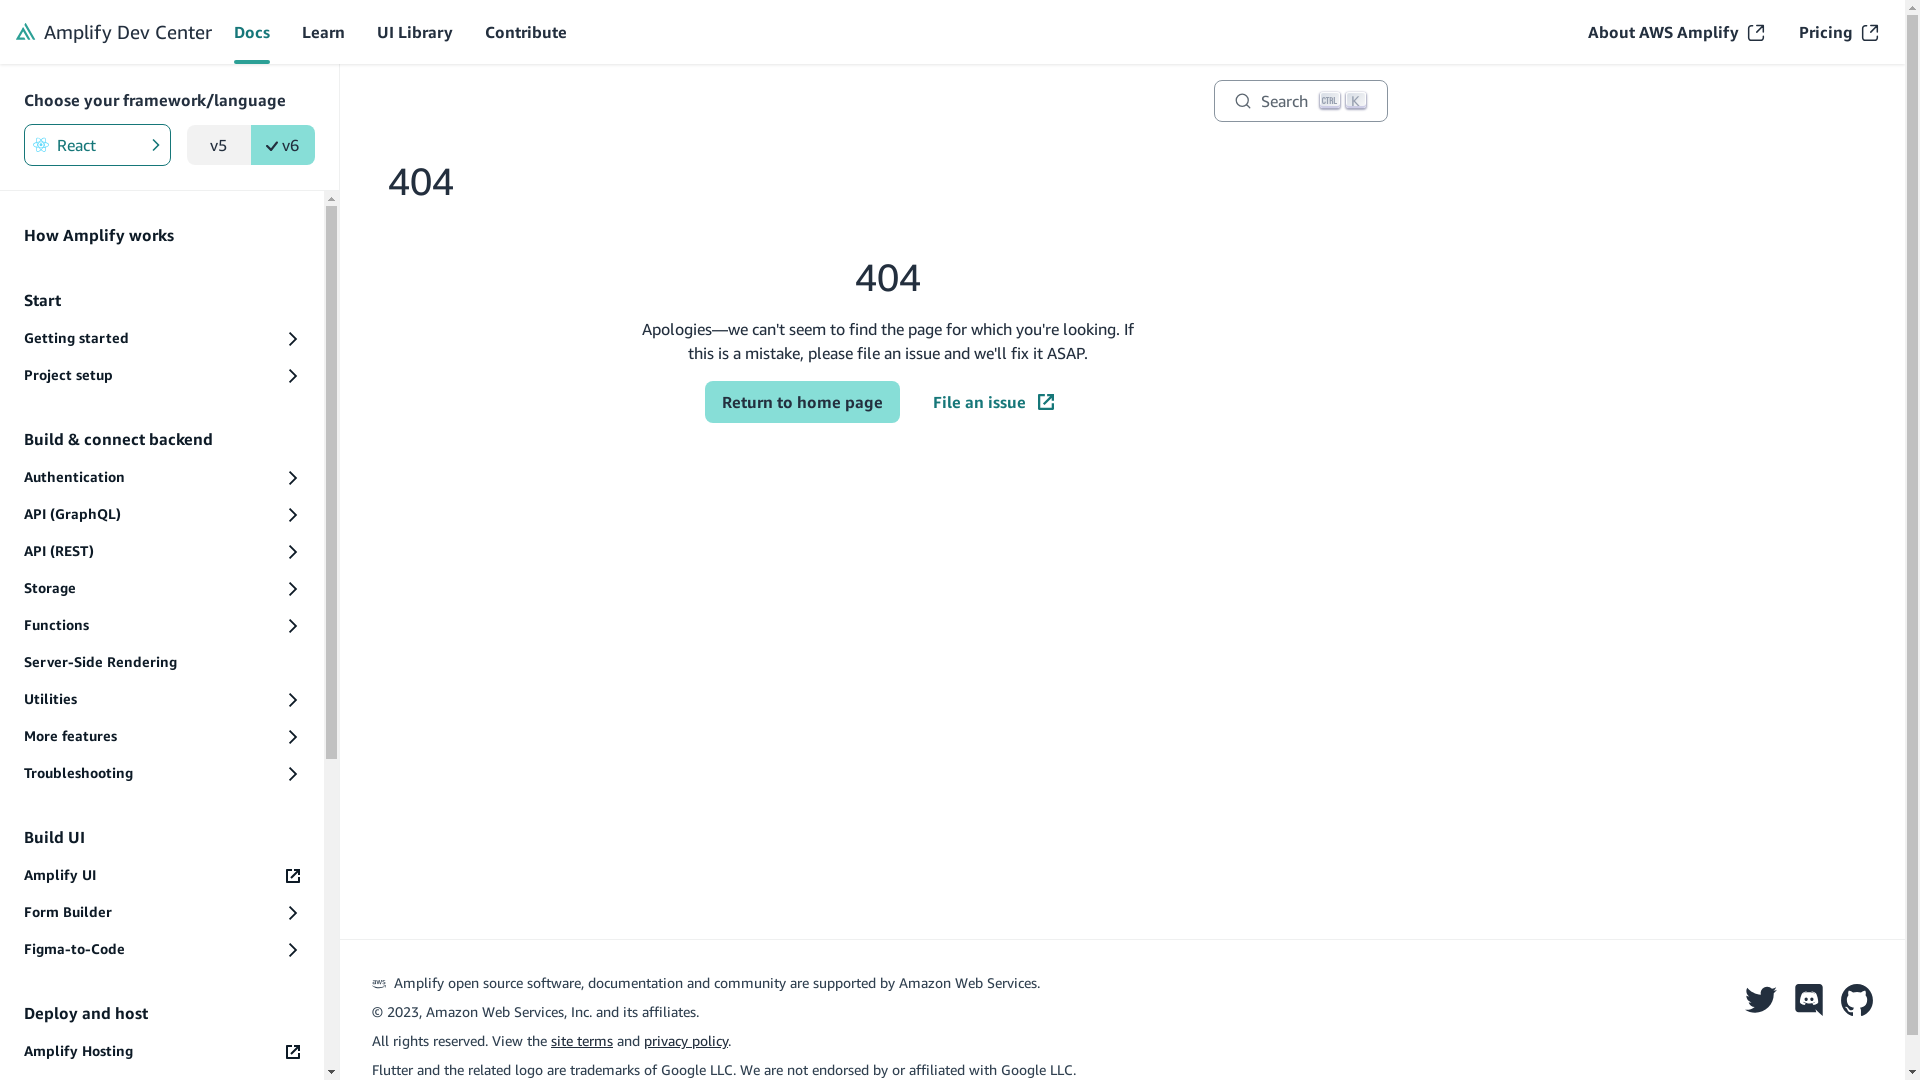 The height and width of the screenshot is (1080, 1920). Describe the element at coordinates (413, 31) in the screenshot. I see `'UI Library'` at that location.